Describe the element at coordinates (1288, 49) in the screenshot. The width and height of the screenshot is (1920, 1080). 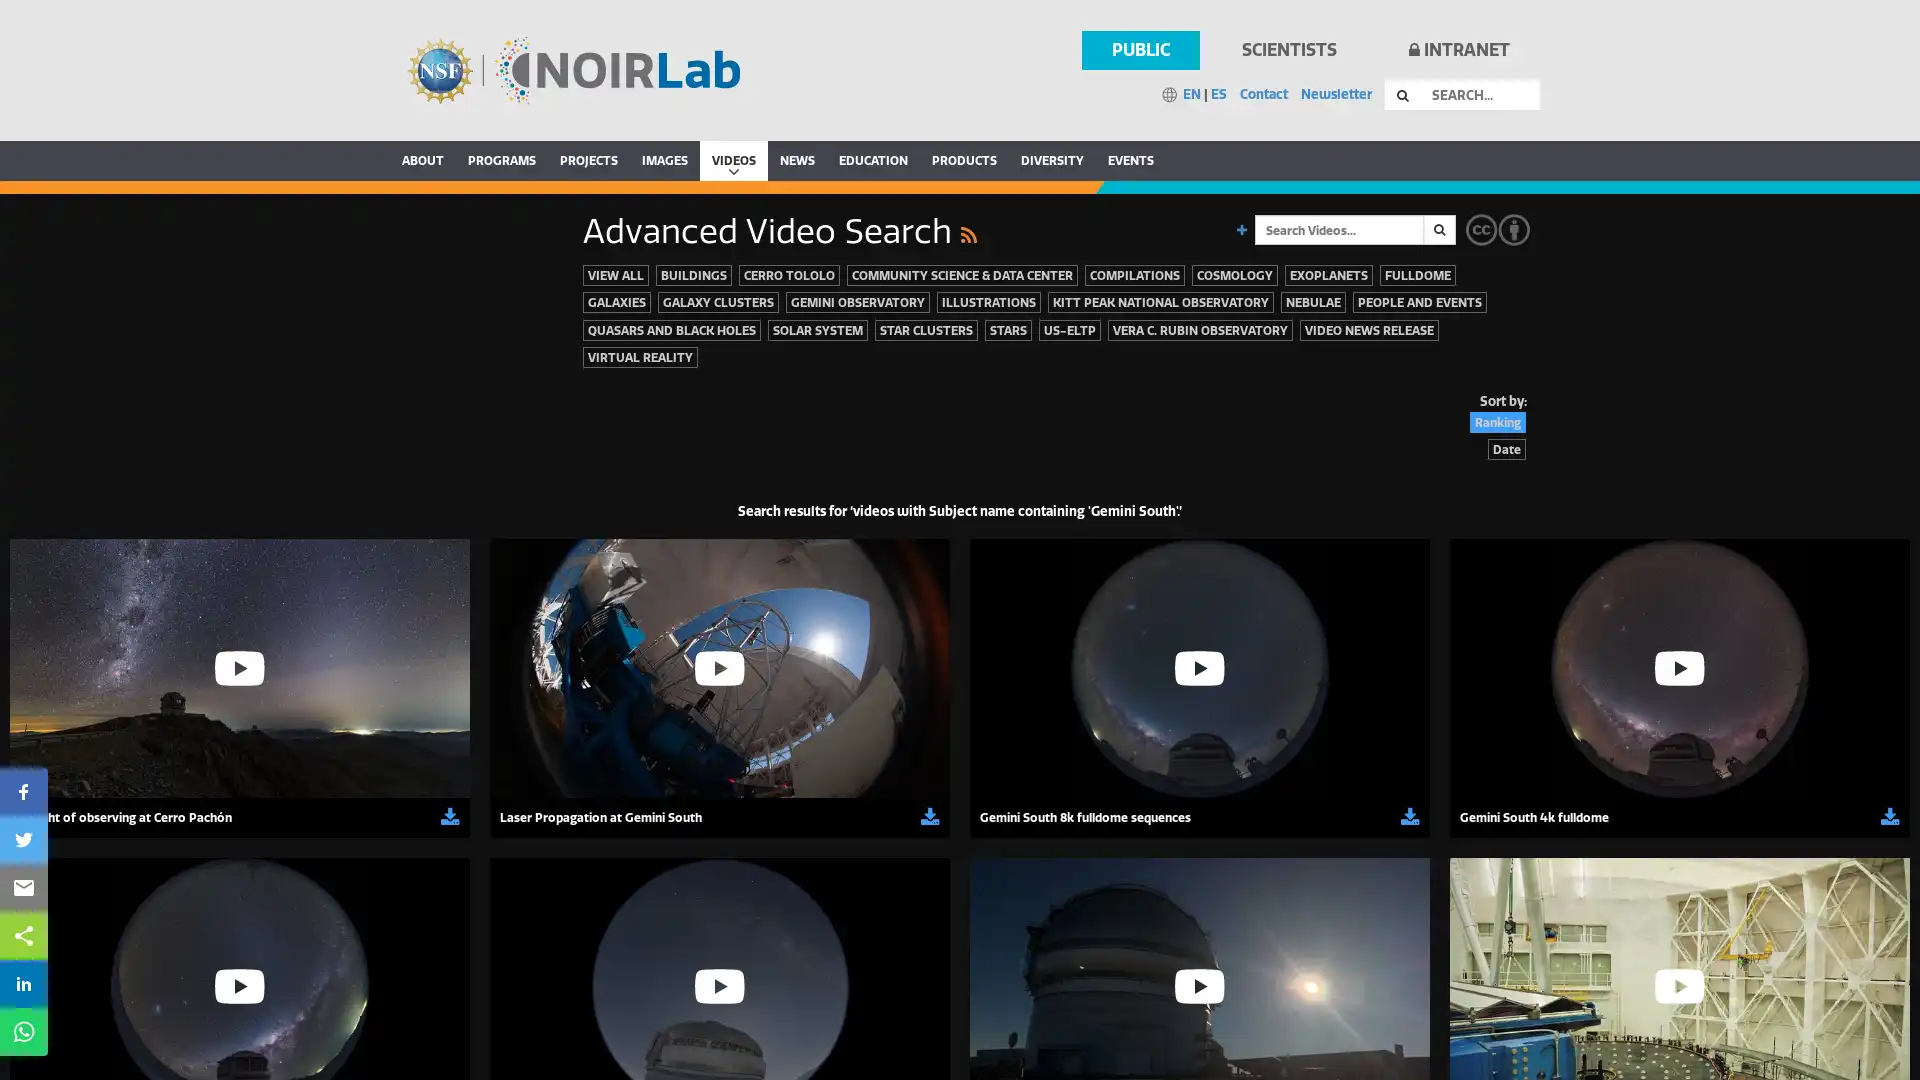
I see `SCIENTISTS` at that location.